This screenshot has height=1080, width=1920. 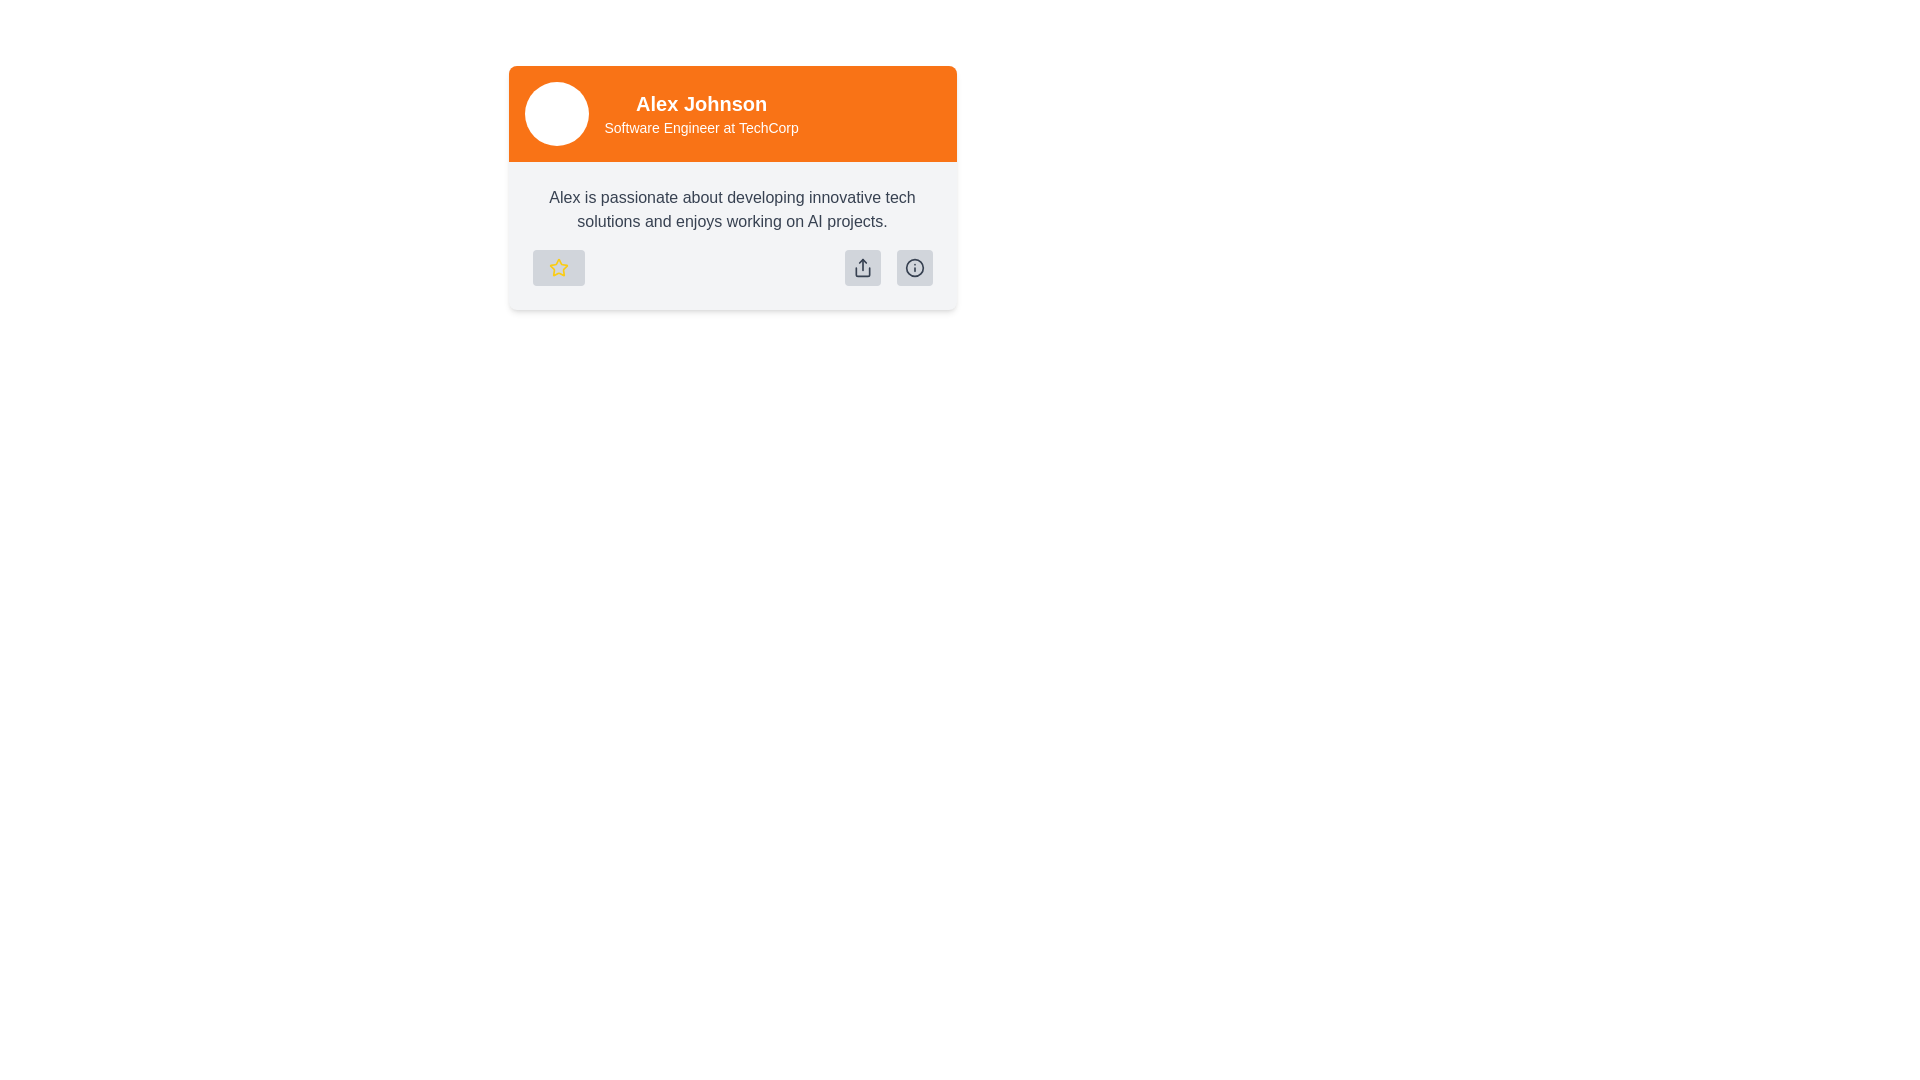 I want to click on the button with a gray background and a yellow star icon located at the bottom-left corner of the user profile card, so click(x=558, y=266).